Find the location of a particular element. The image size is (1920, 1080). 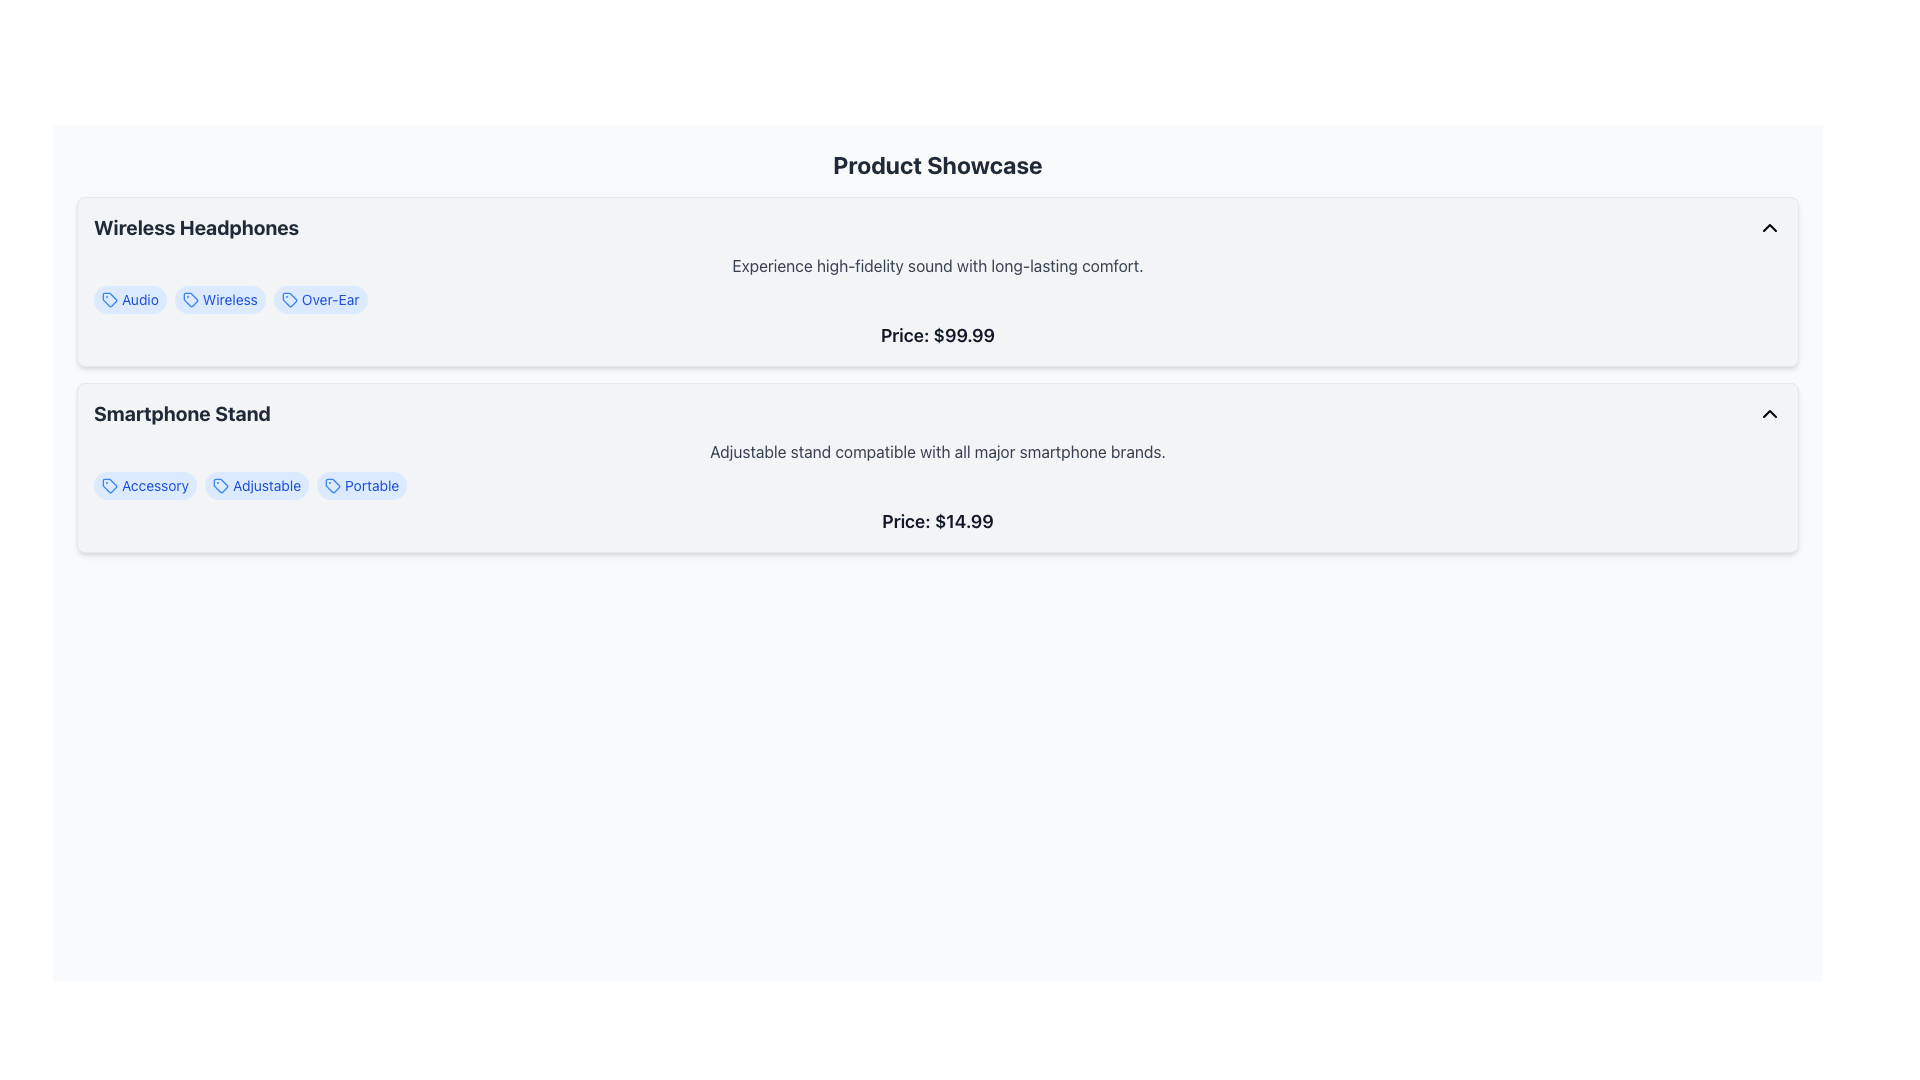

the 'Over-Ear' badge located under the 'Wireless Headphones' header, which is the third badge in the sequence of style elements is located at coordinates (320, 300).